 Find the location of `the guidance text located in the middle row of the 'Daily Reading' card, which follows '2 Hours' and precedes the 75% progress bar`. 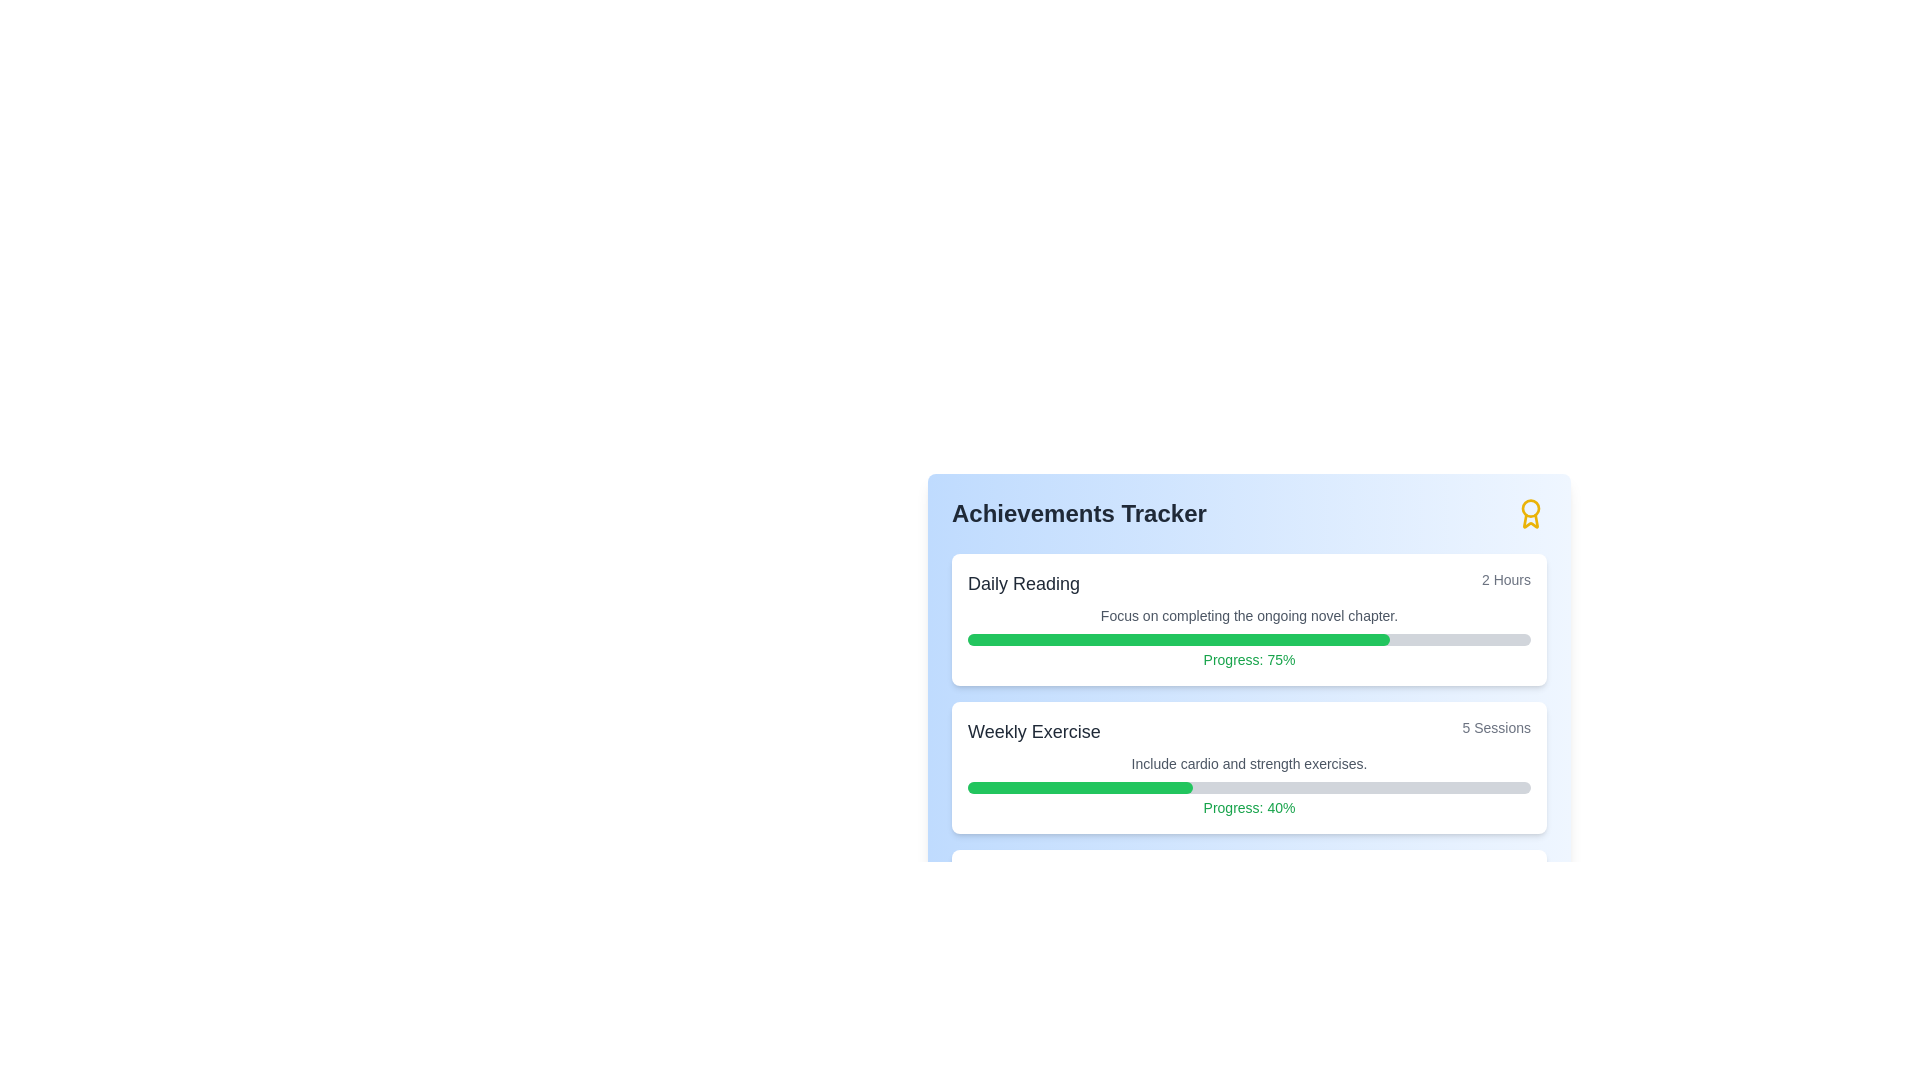

the guidance text located in the middle row of the 'Daily Reading' card, which follows '2 Hours' and precedes the 75% progress bar is located at coordinates (1248, 615).